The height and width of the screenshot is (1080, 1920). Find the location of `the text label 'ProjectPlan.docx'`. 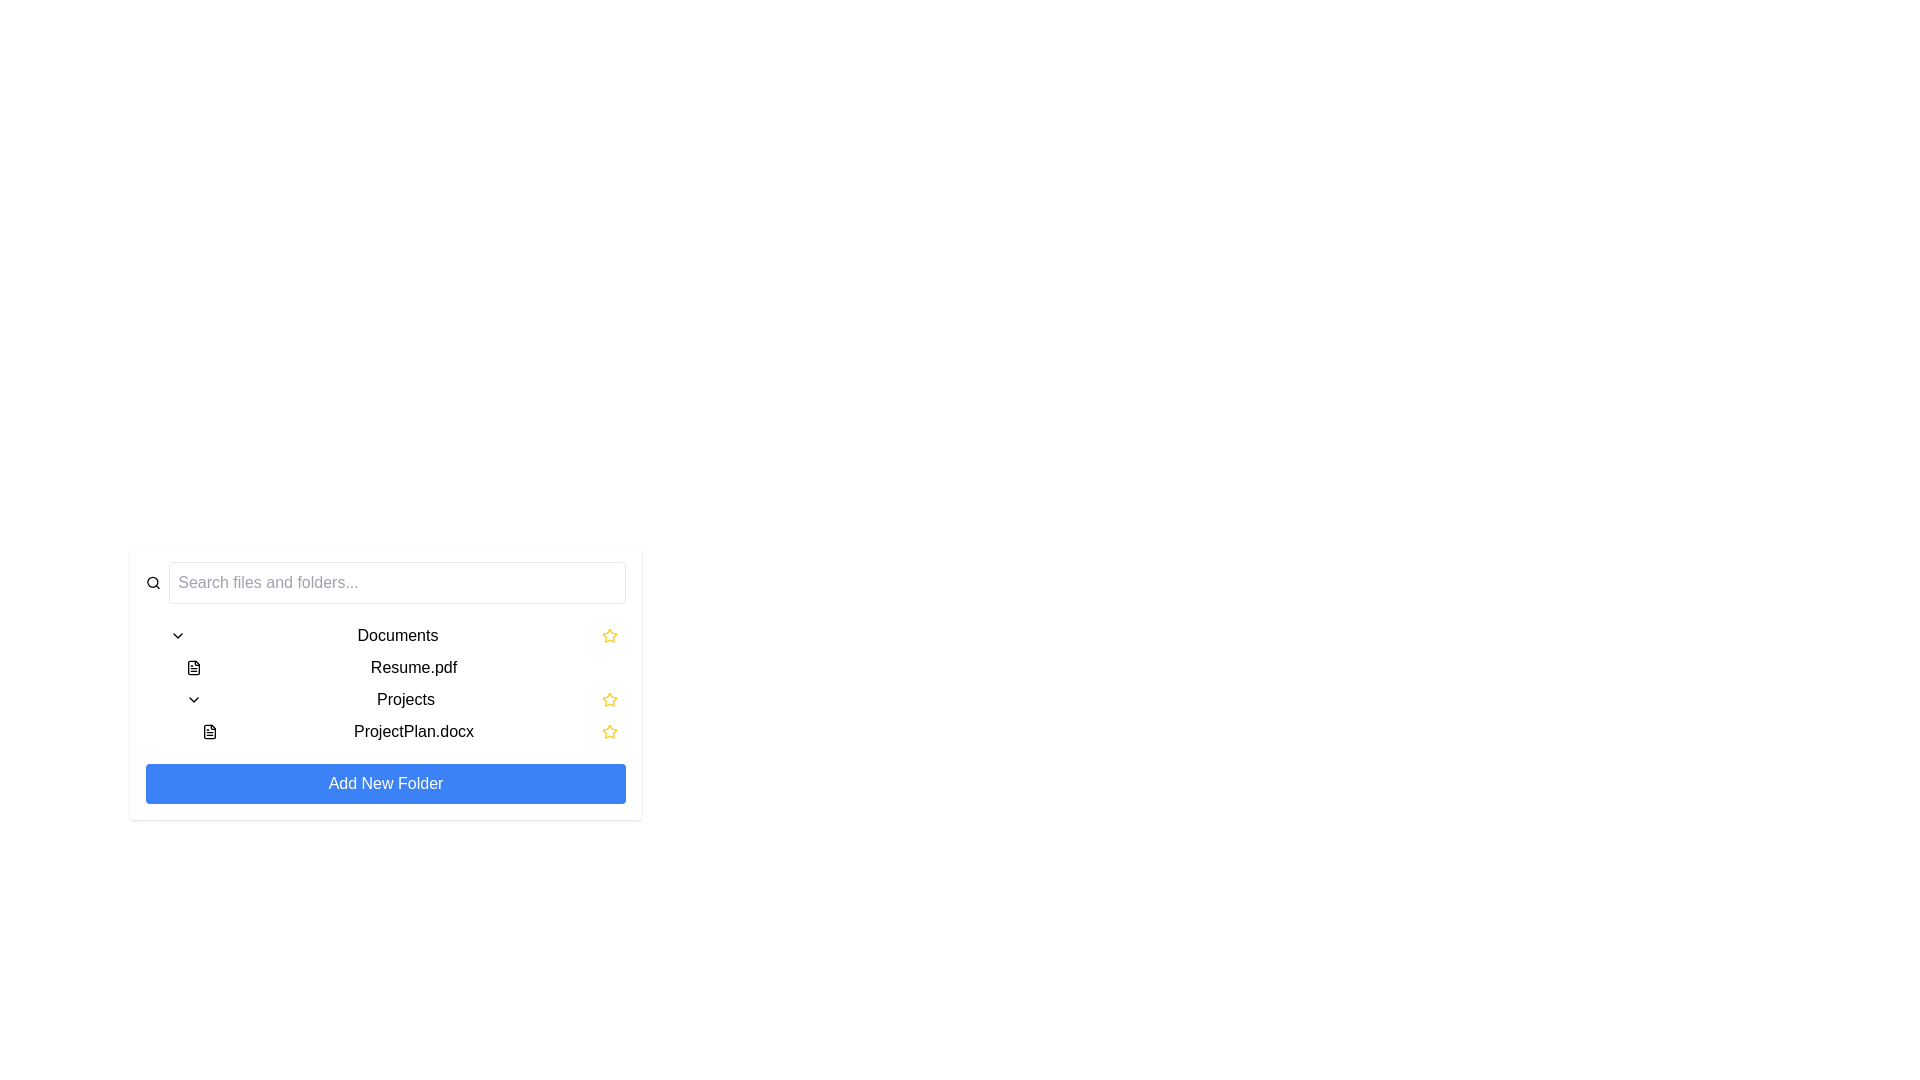

the text label 'ProjectPlan.docx' is located at coordinates (412, 732).